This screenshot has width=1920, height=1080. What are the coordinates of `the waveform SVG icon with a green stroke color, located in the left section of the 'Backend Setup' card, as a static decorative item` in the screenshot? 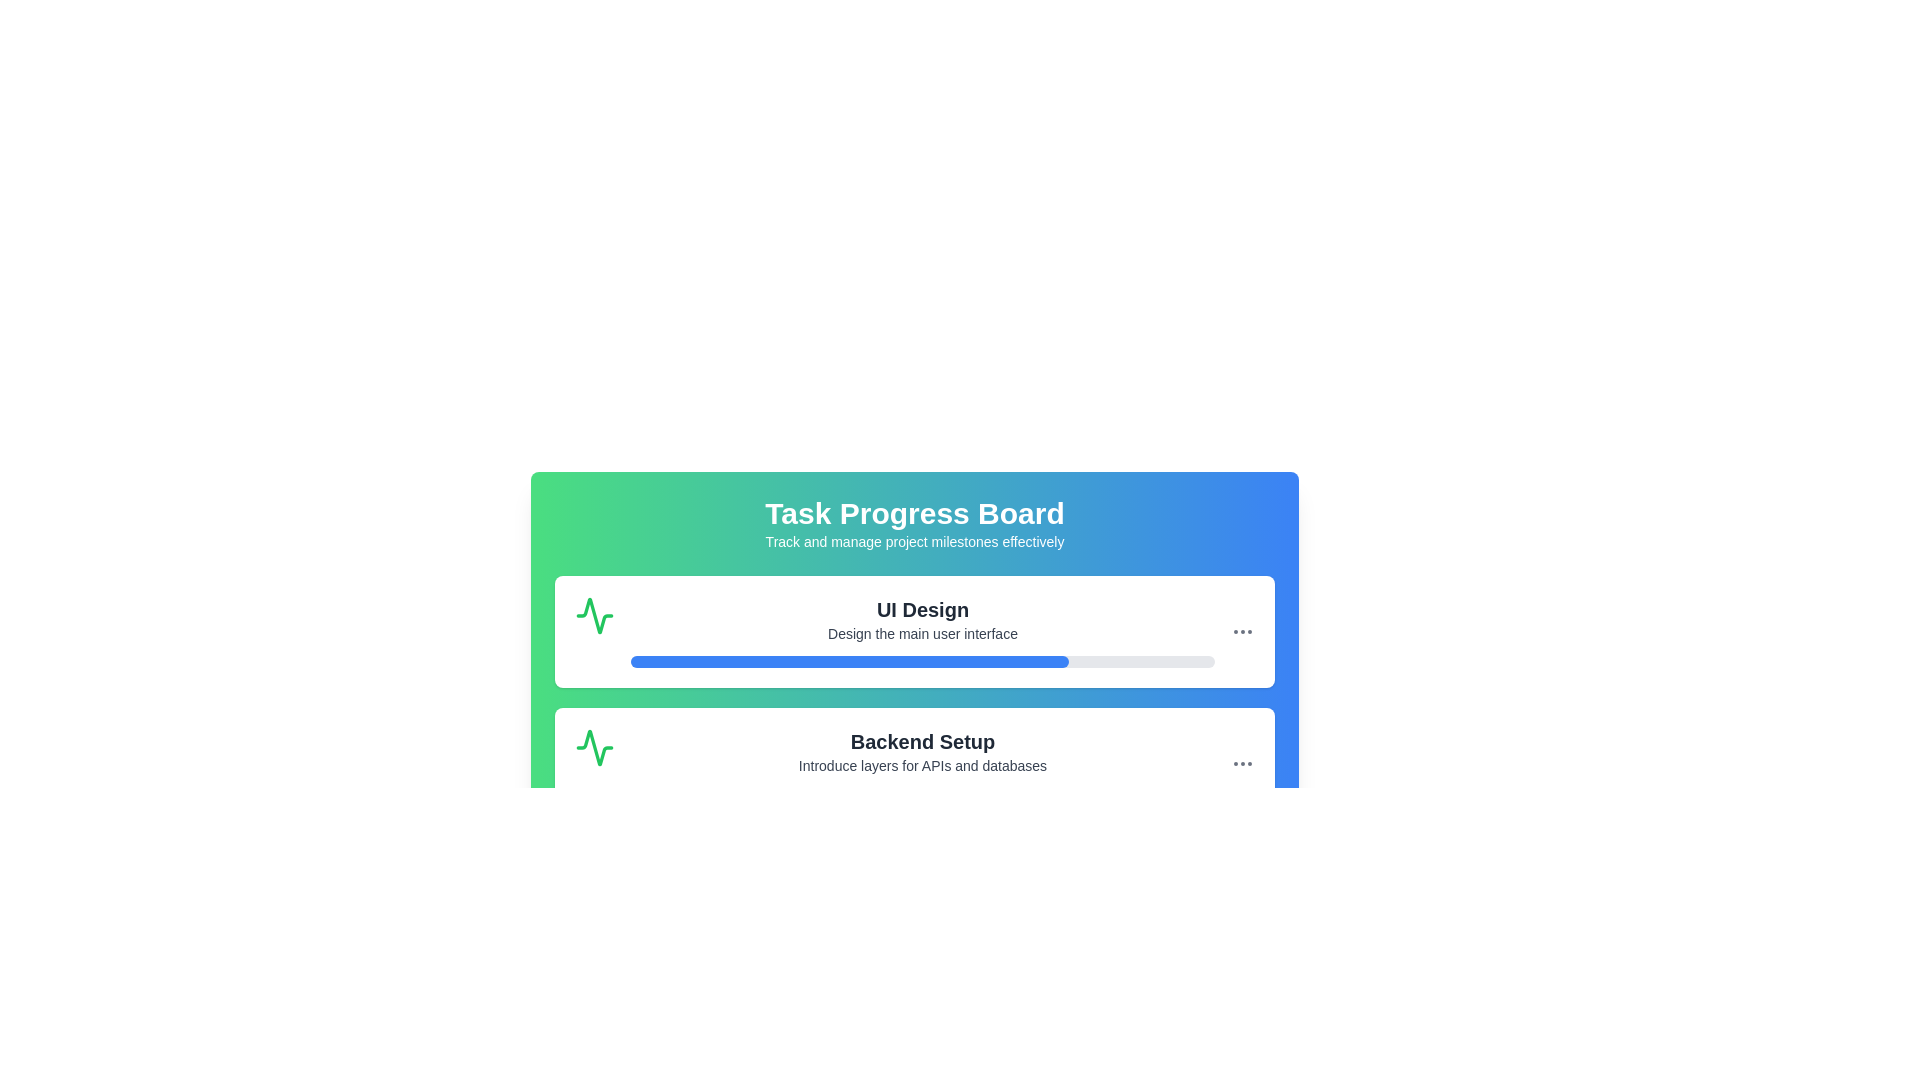 It's located at (594, 748).